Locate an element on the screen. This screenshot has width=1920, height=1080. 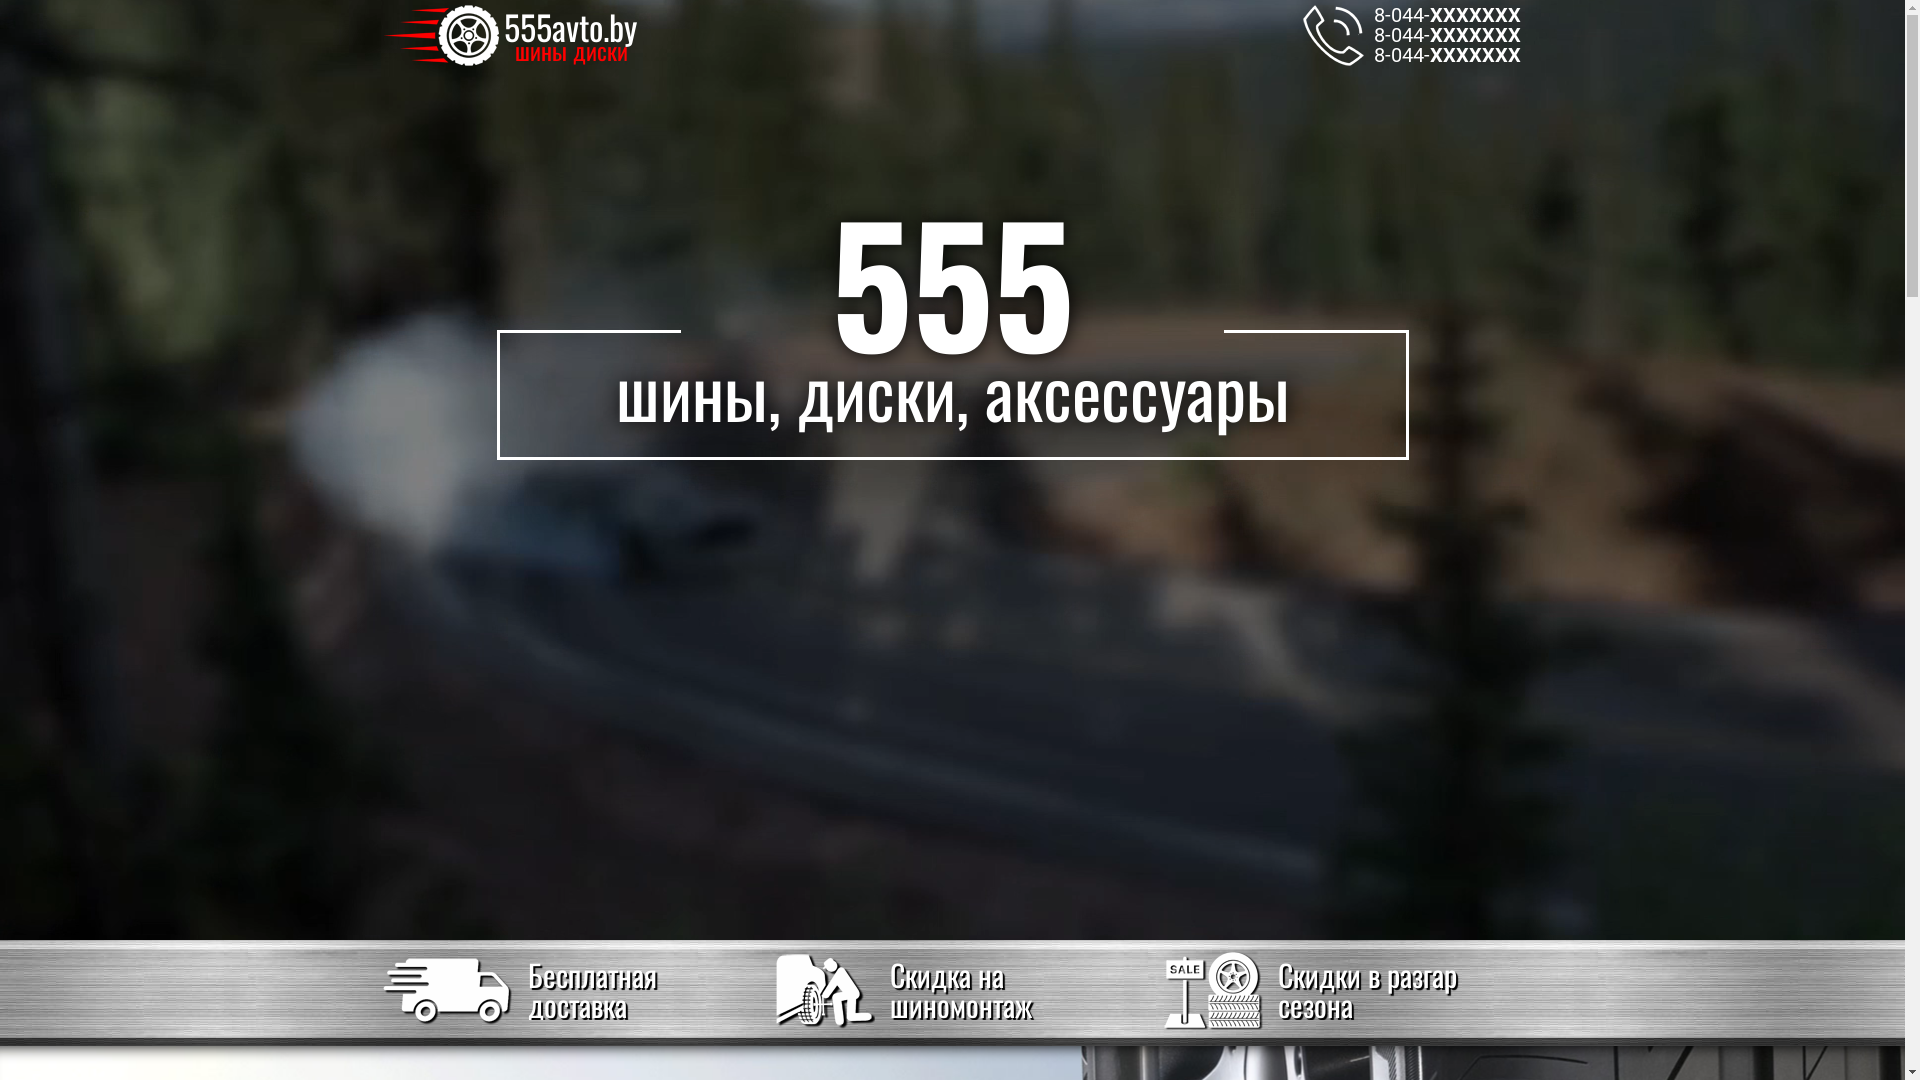
'8-044-XXXXXXX' is located at coordinates (1372, 53).